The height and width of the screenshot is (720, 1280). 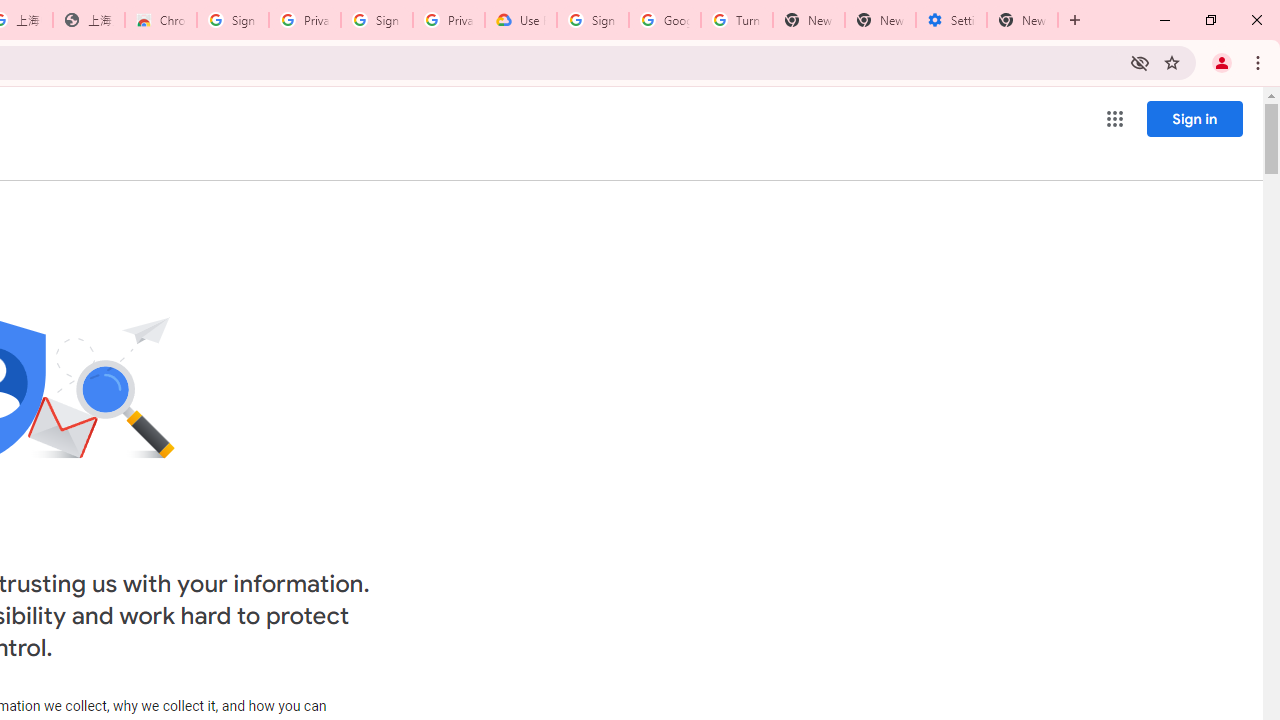 I want to click on 'New Tab', so click(x=1022, y=20).